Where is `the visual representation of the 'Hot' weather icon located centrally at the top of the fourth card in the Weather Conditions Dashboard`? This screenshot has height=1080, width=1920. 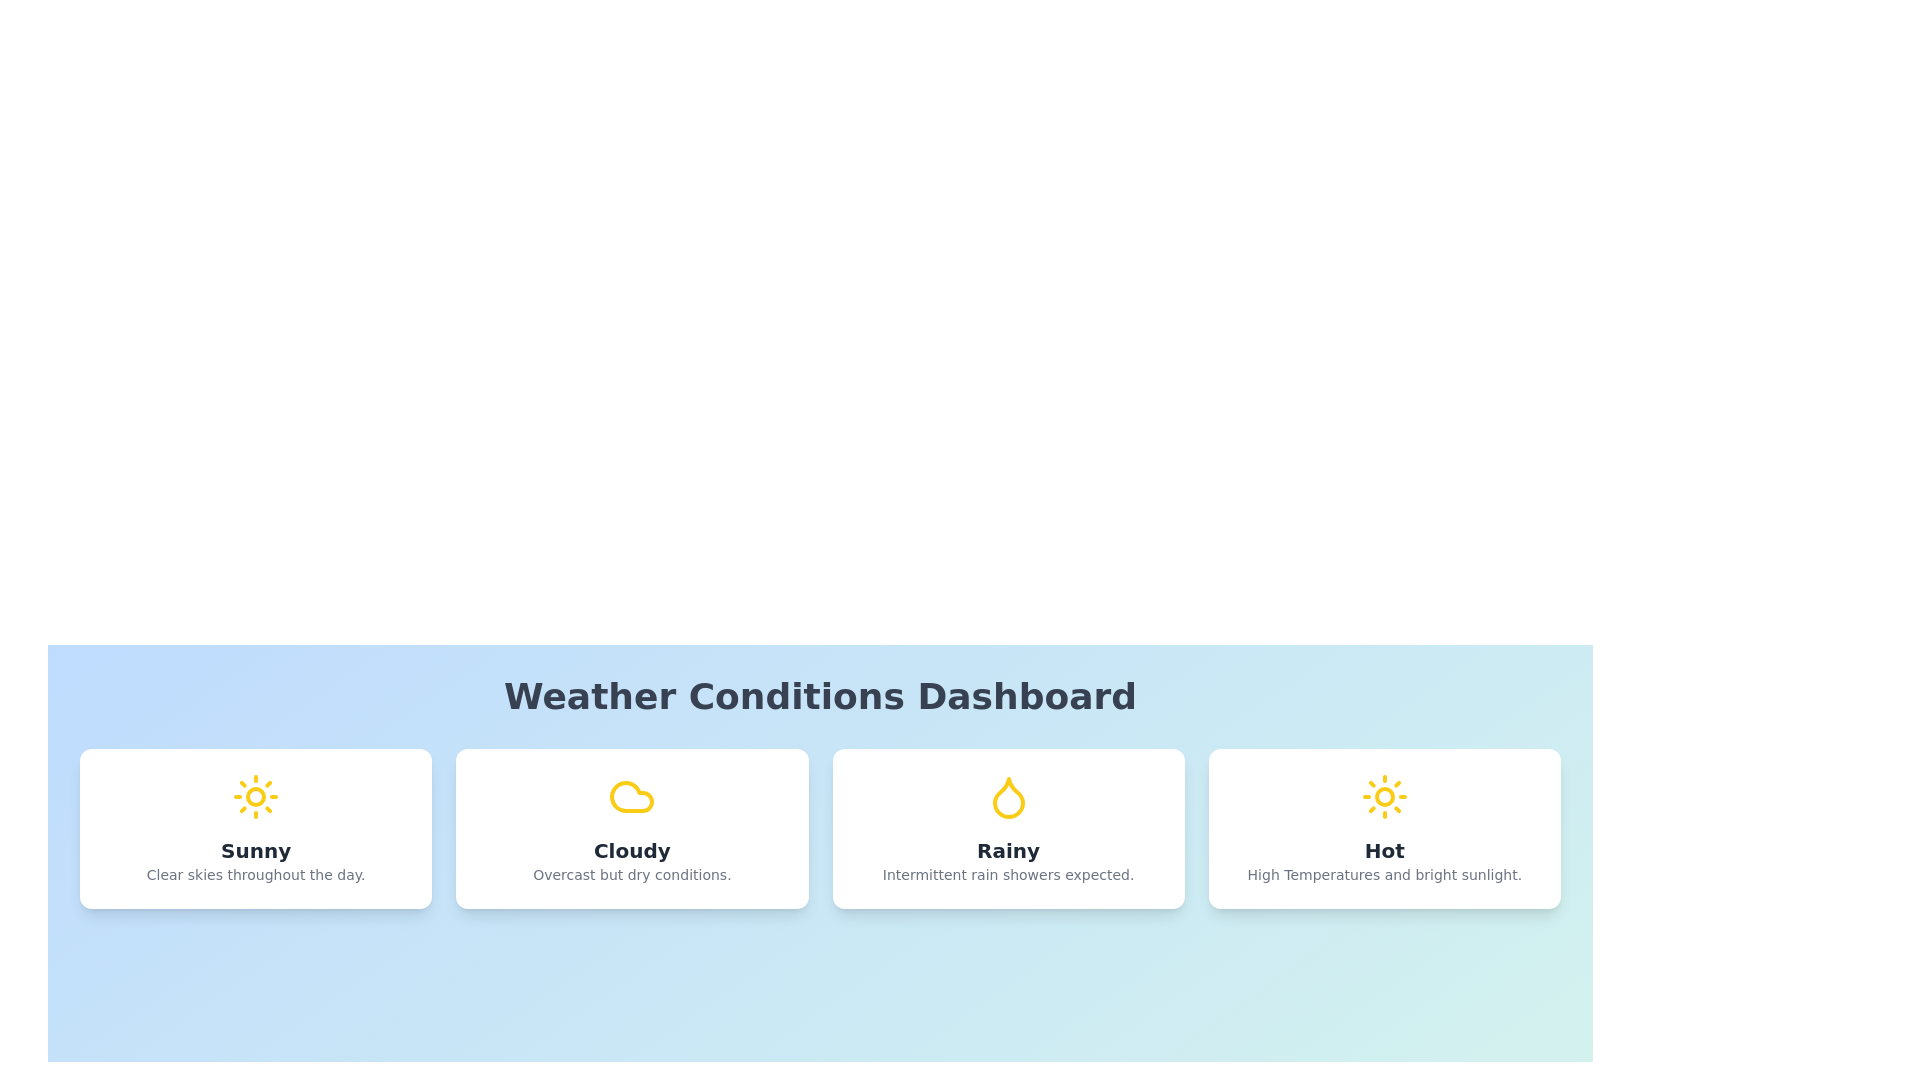
the visual representation of the 'Hot' weather icon located centrally at the top of the fourth card in the Weather Conditions Dashboard is located at coordinates (1383, 796).